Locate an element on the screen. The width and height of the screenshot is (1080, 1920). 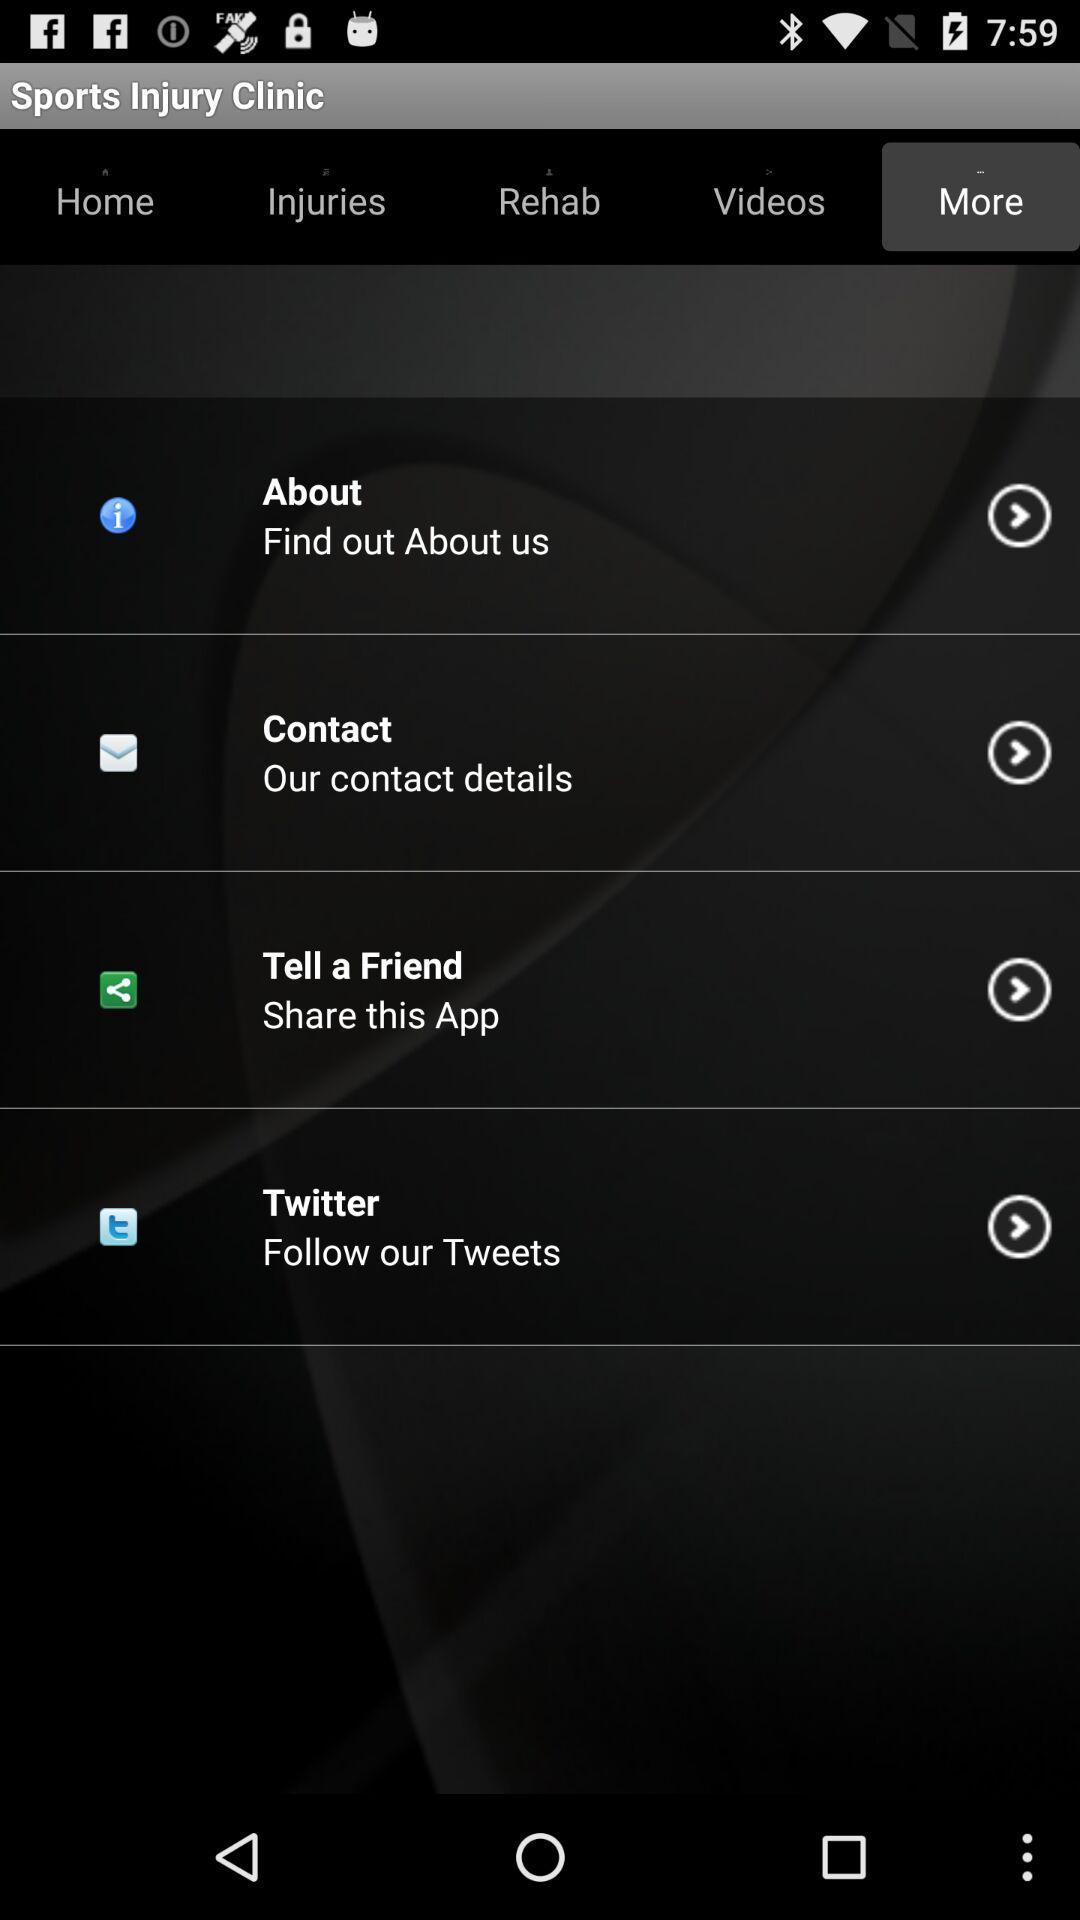
the item next to the injuries icon is located at coordinates (549, 196).